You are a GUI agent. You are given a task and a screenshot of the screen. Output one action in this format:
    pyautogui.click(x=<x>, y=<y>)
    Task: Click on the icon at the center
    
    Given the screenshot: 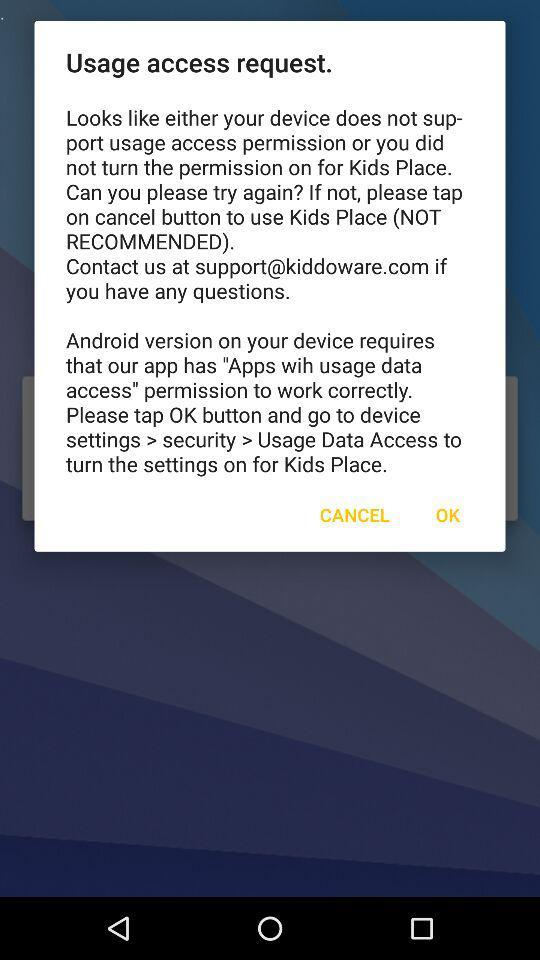 What is the action you would take?
    pyautogui.click(x=353, y=513)
    